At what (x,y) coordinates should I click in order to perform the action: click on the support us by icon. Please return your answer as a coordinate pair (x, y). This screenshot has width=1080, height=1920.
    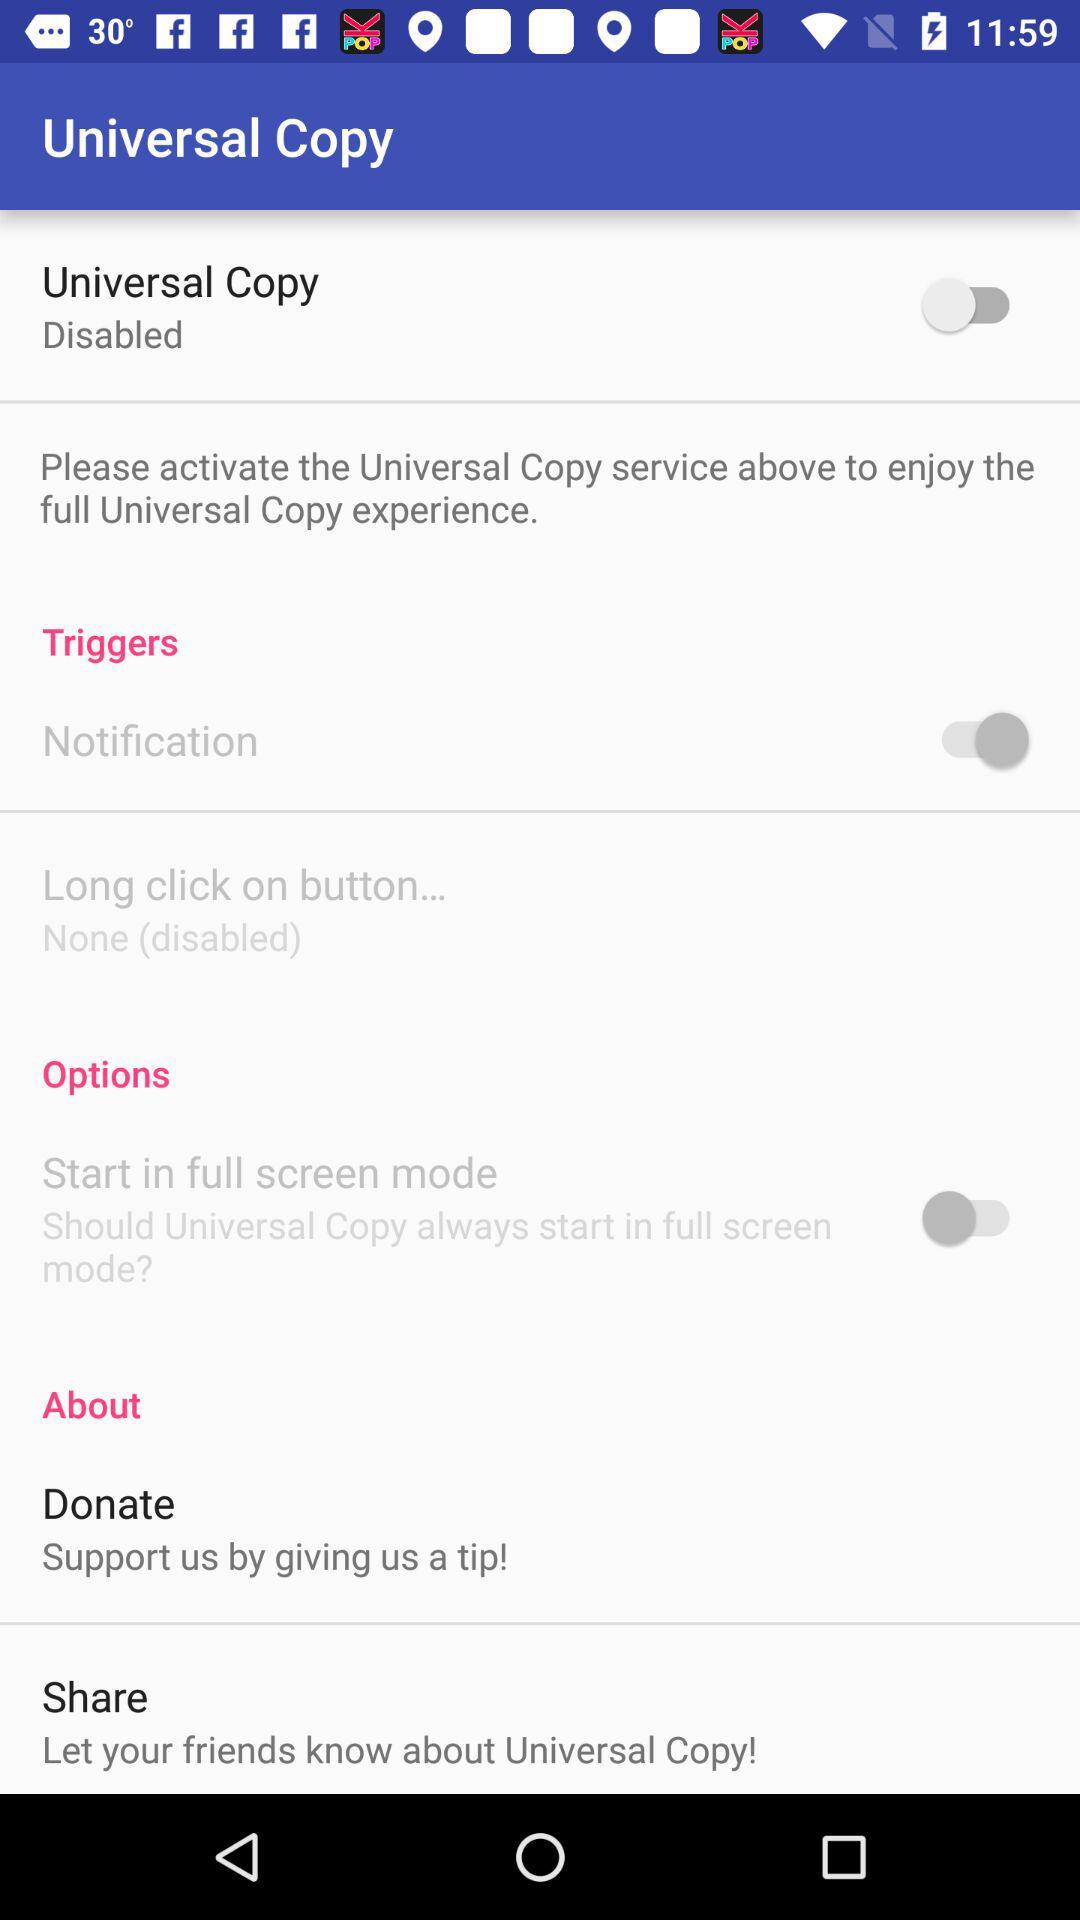
    Looking at the image, I should click on (275, 1554).